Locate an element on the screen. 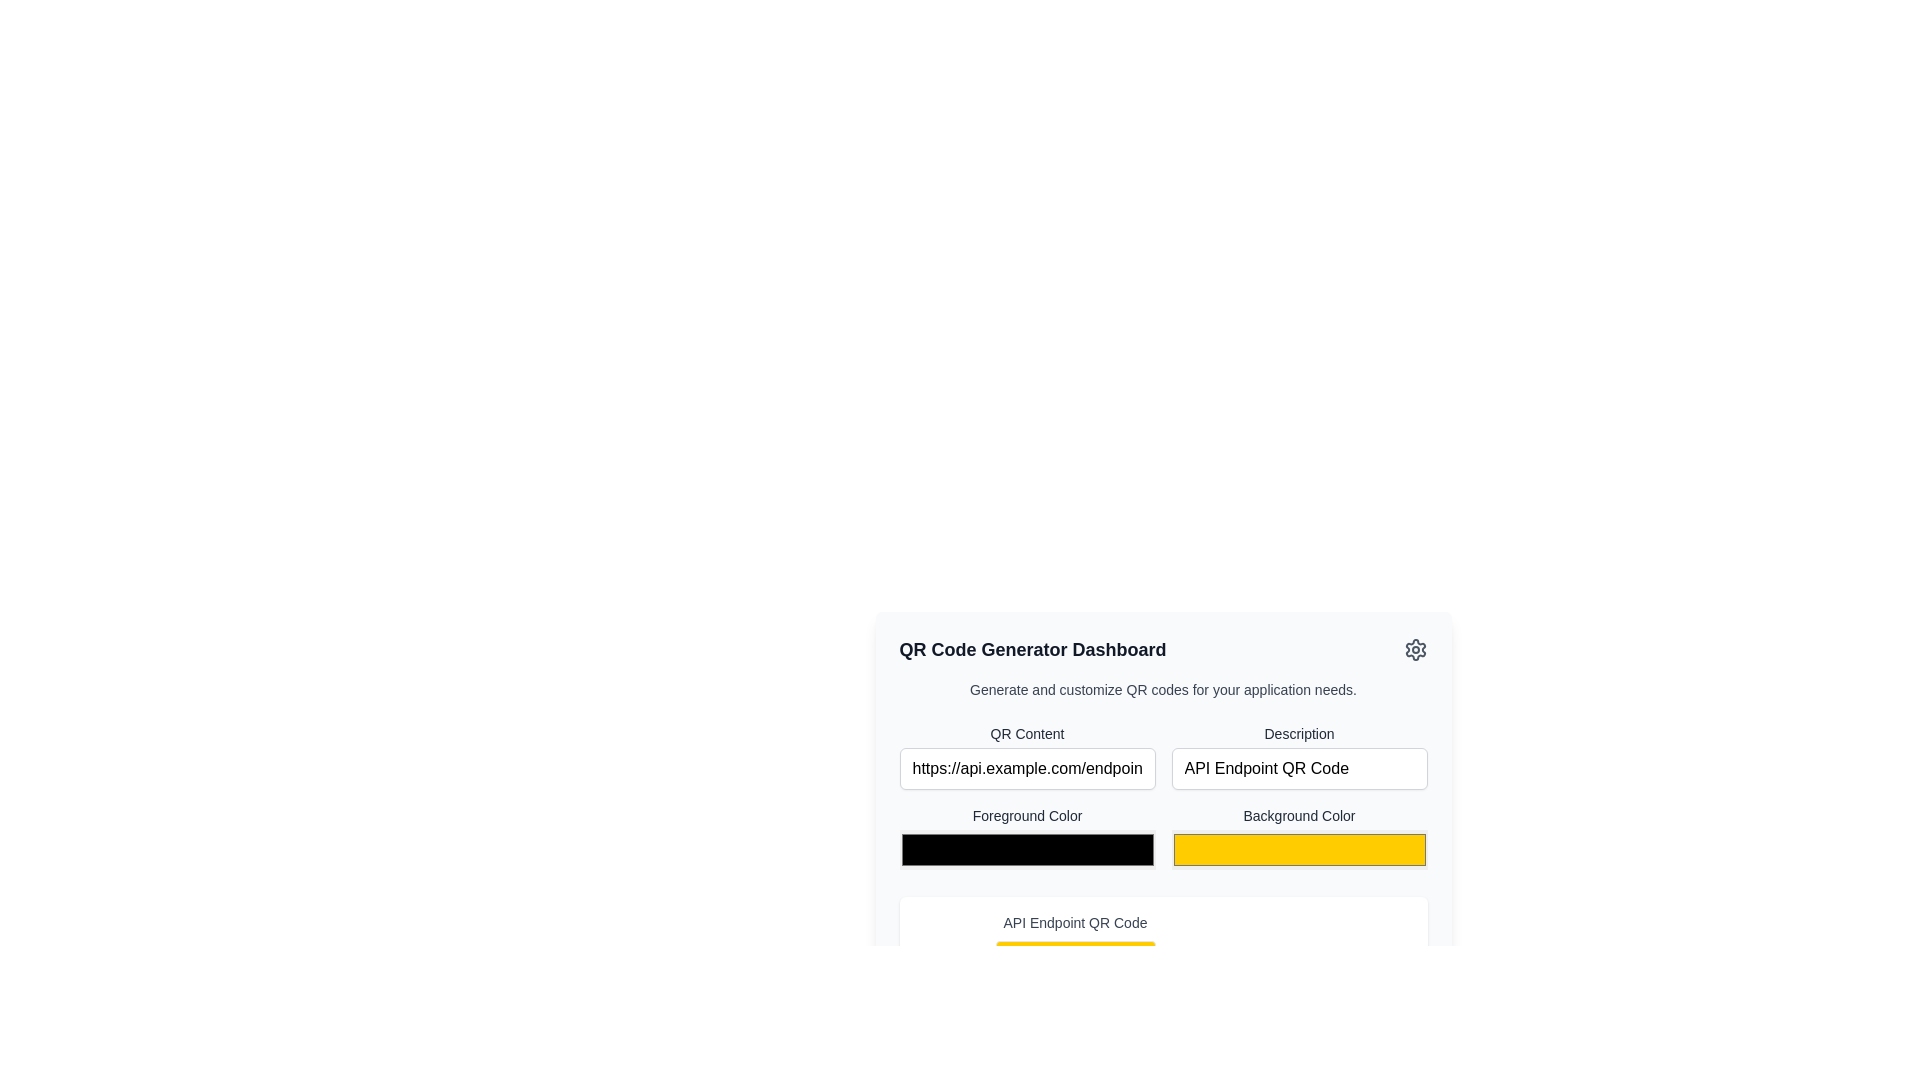 Image resolution: width=1920 pixels, height=1080 pixels. the Color Picker Input Field labeled 'Foreground Color' is located at coordinates (1027, 839).